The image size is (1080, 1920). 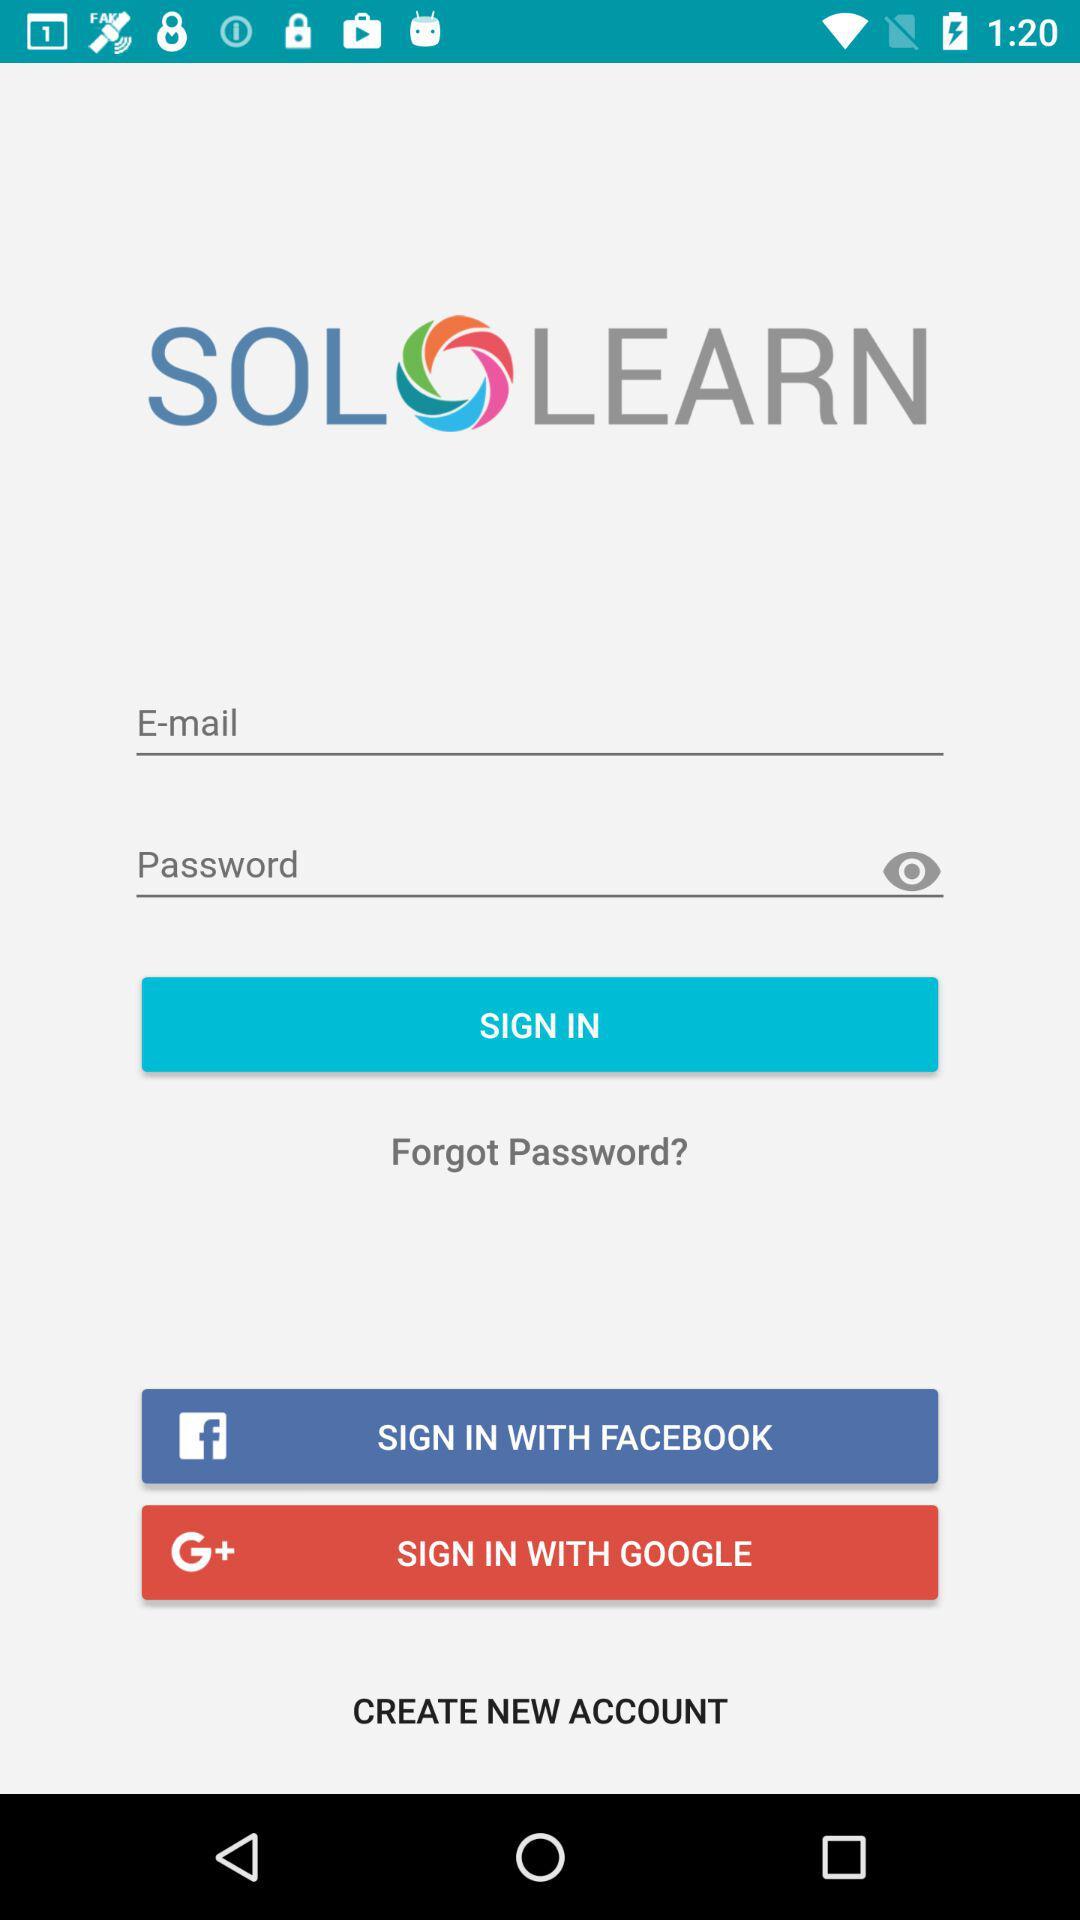 I want to click on forgot password? item, so click(x=538, y=1150).